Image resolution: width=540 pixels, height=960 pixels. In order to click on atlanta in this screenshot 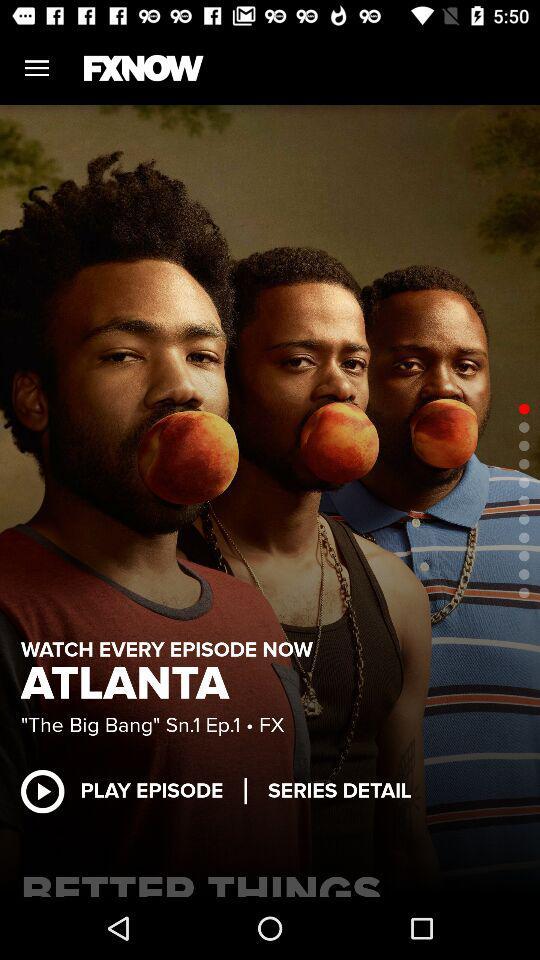, I will do `click(131, 684)`.